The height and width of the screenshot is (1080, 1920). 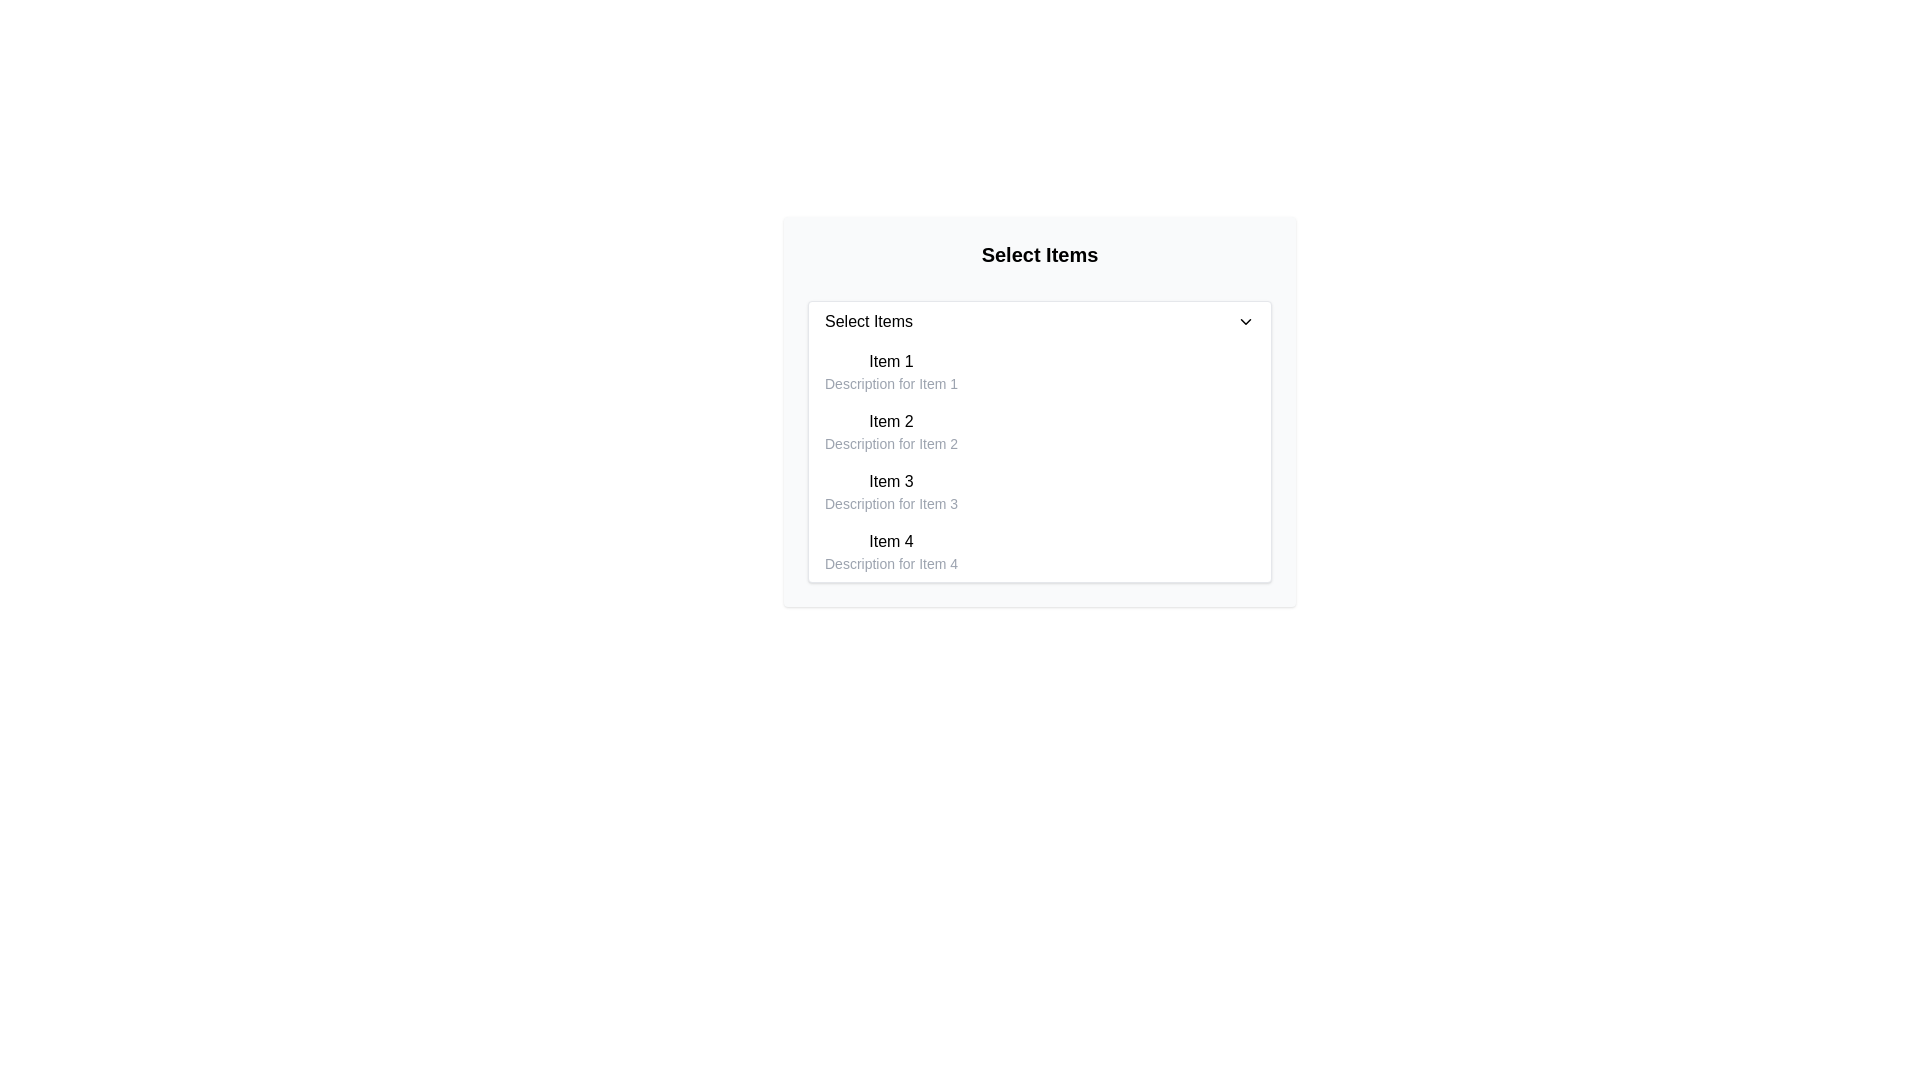 I want to click on the Text label for the second item in the dropdown menu under the header 'Select Items', which identifies 'Item 2', so click(x=890, y=420).